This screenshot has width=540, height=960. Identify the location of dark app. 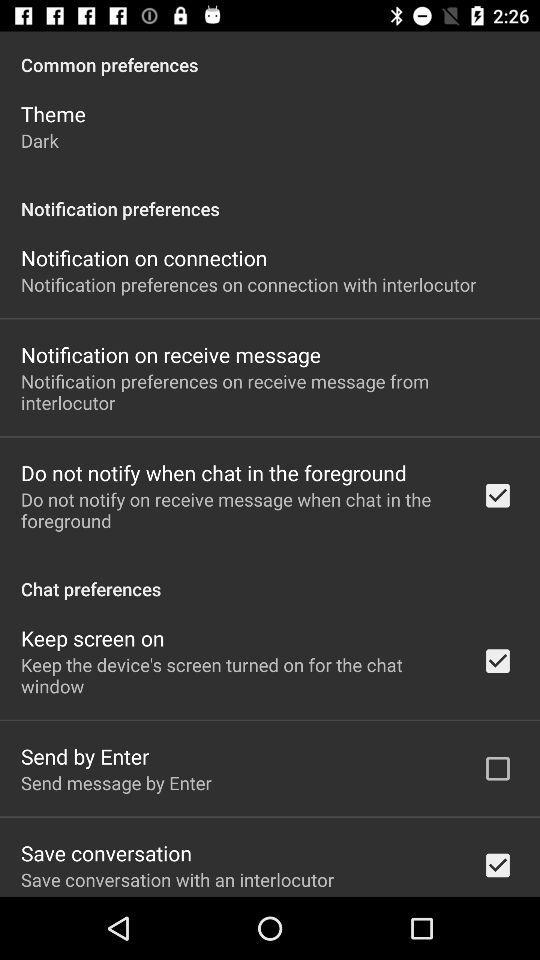
(39, 139).